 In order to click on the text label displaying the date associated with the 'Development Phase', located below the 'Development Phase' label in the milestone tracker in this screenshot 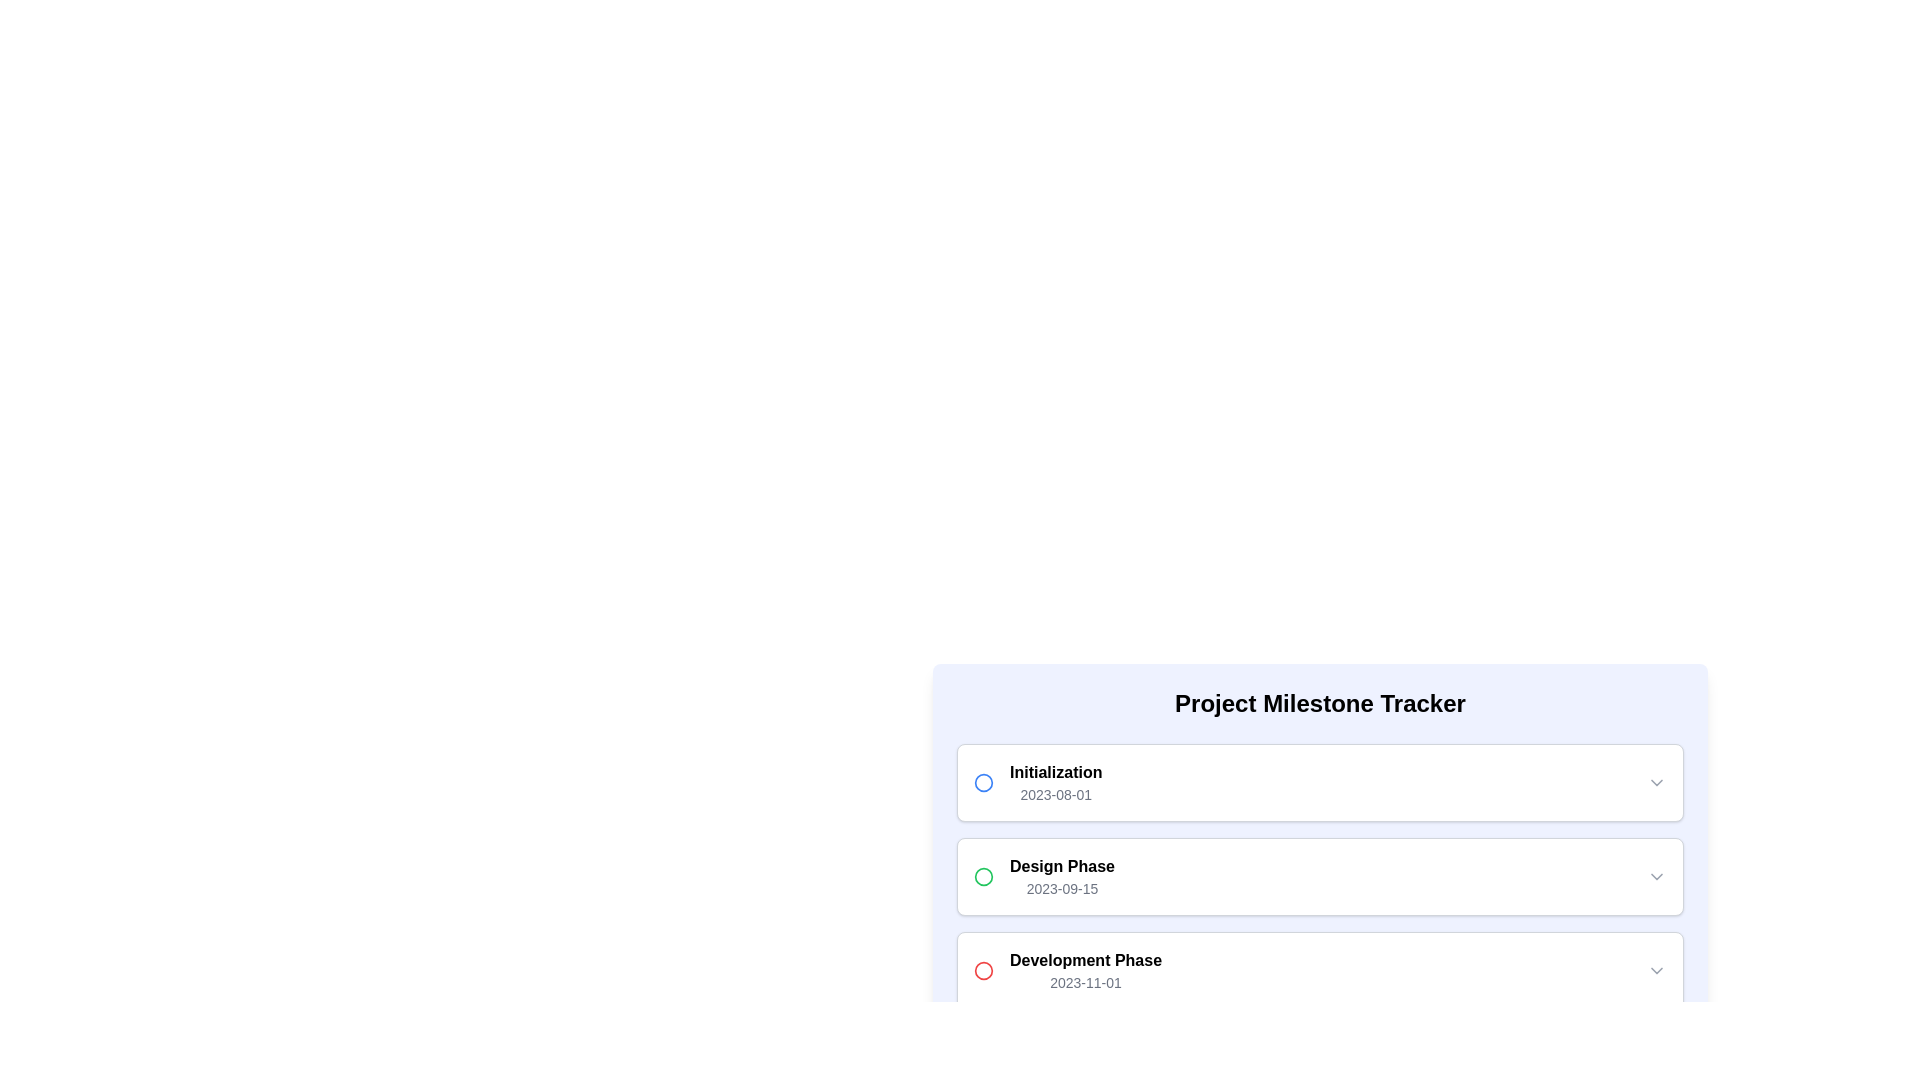, I will do `click(1084, 982)`.